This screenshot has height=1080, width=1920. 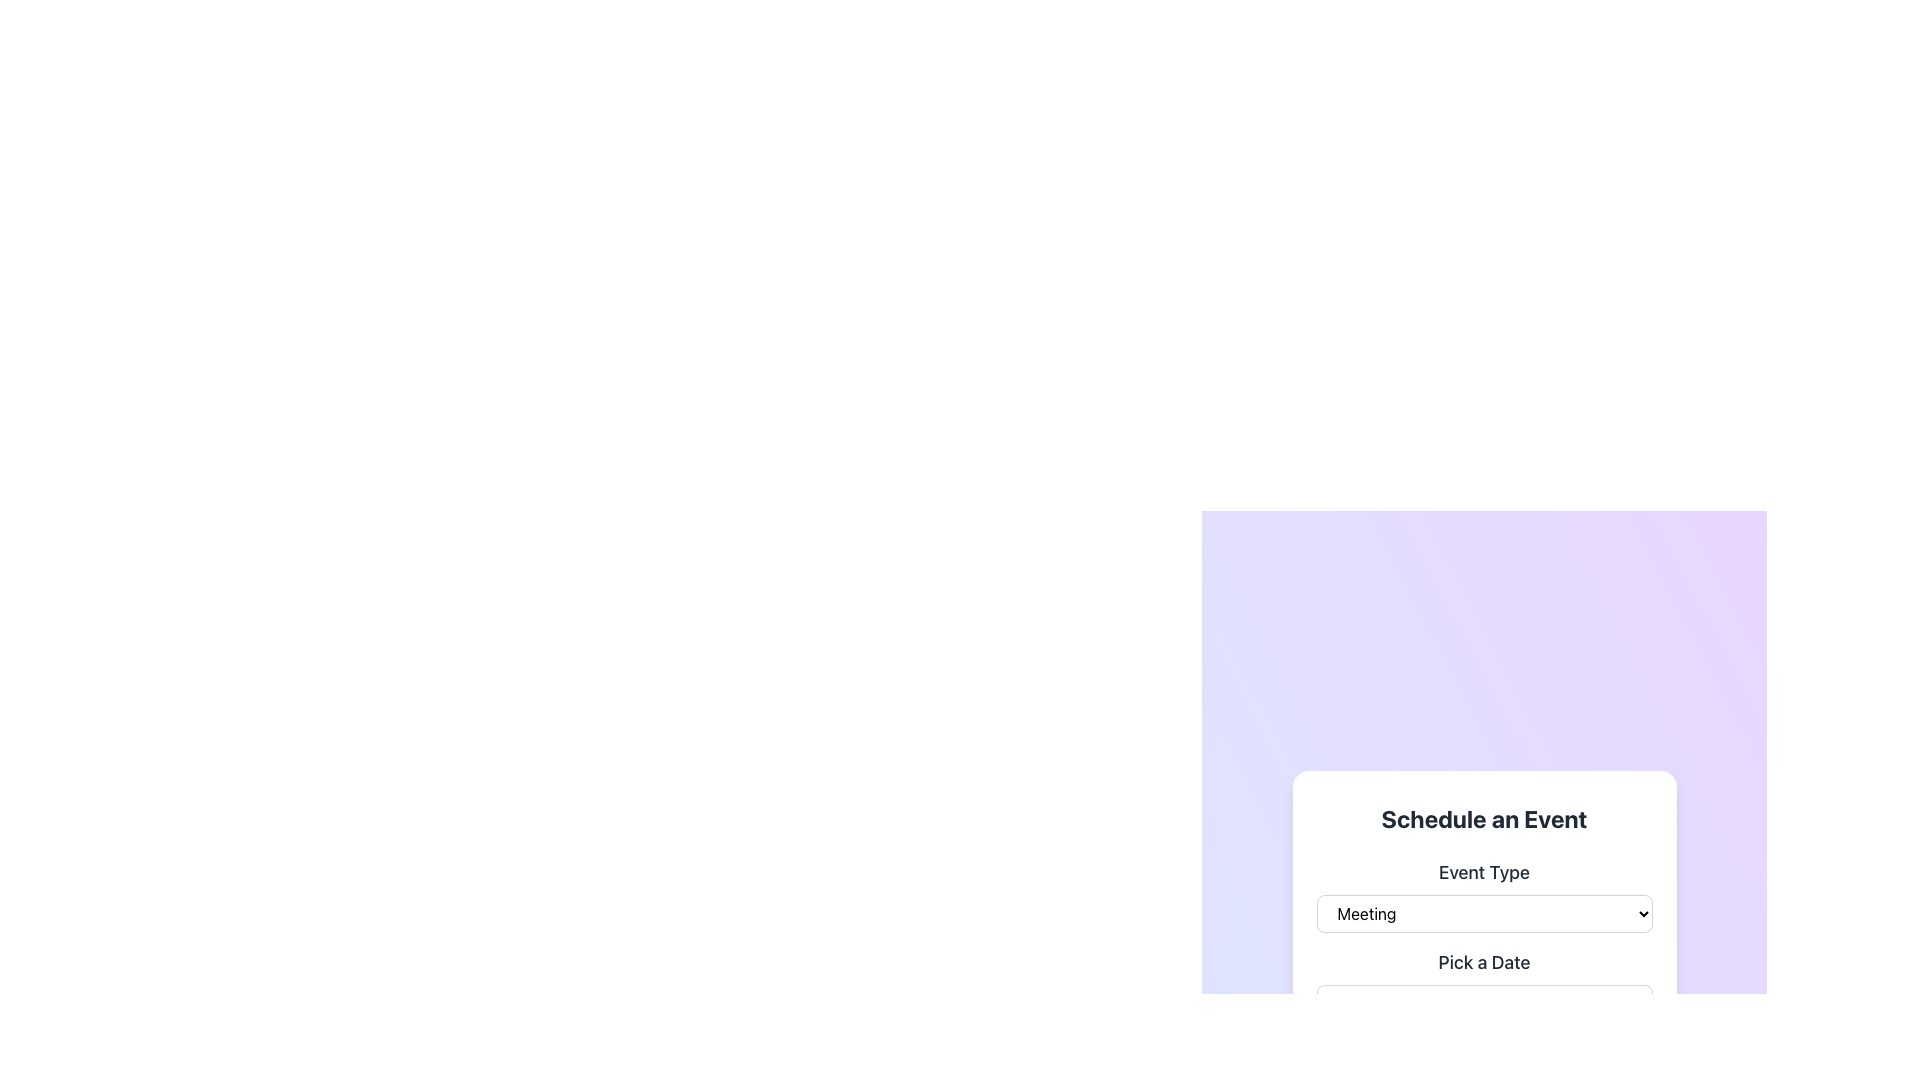 What do you see at coordinates (1484, 818) in the screenshot?
I see `the header text label displaying 'Schedule an Event', which is located at the top of the scheduling options panel` at bounding box center [1484, 818].